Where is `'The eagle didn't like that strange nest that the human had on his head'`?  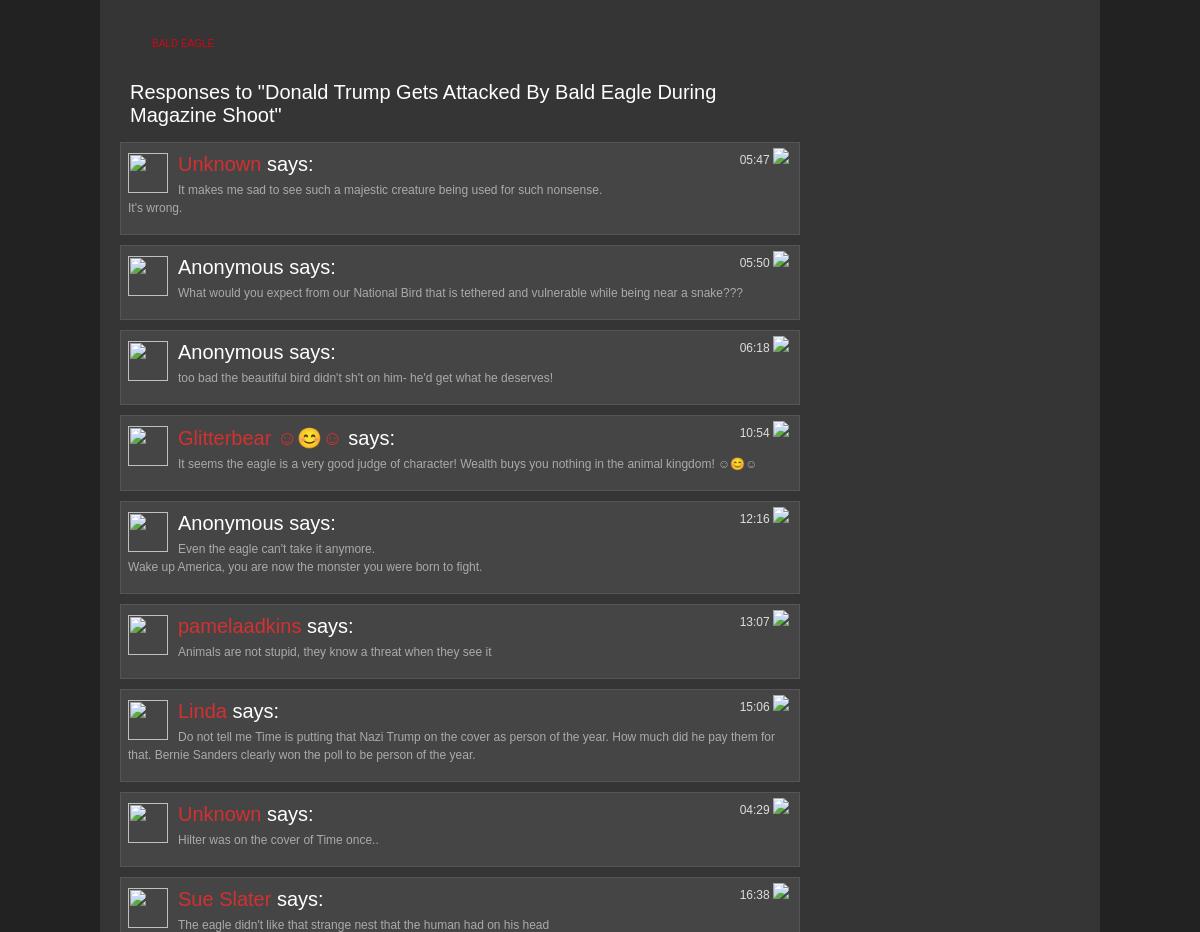 'The eagle didn't like that strange nest that the human had on his head' is located at coordinates (363, 923).